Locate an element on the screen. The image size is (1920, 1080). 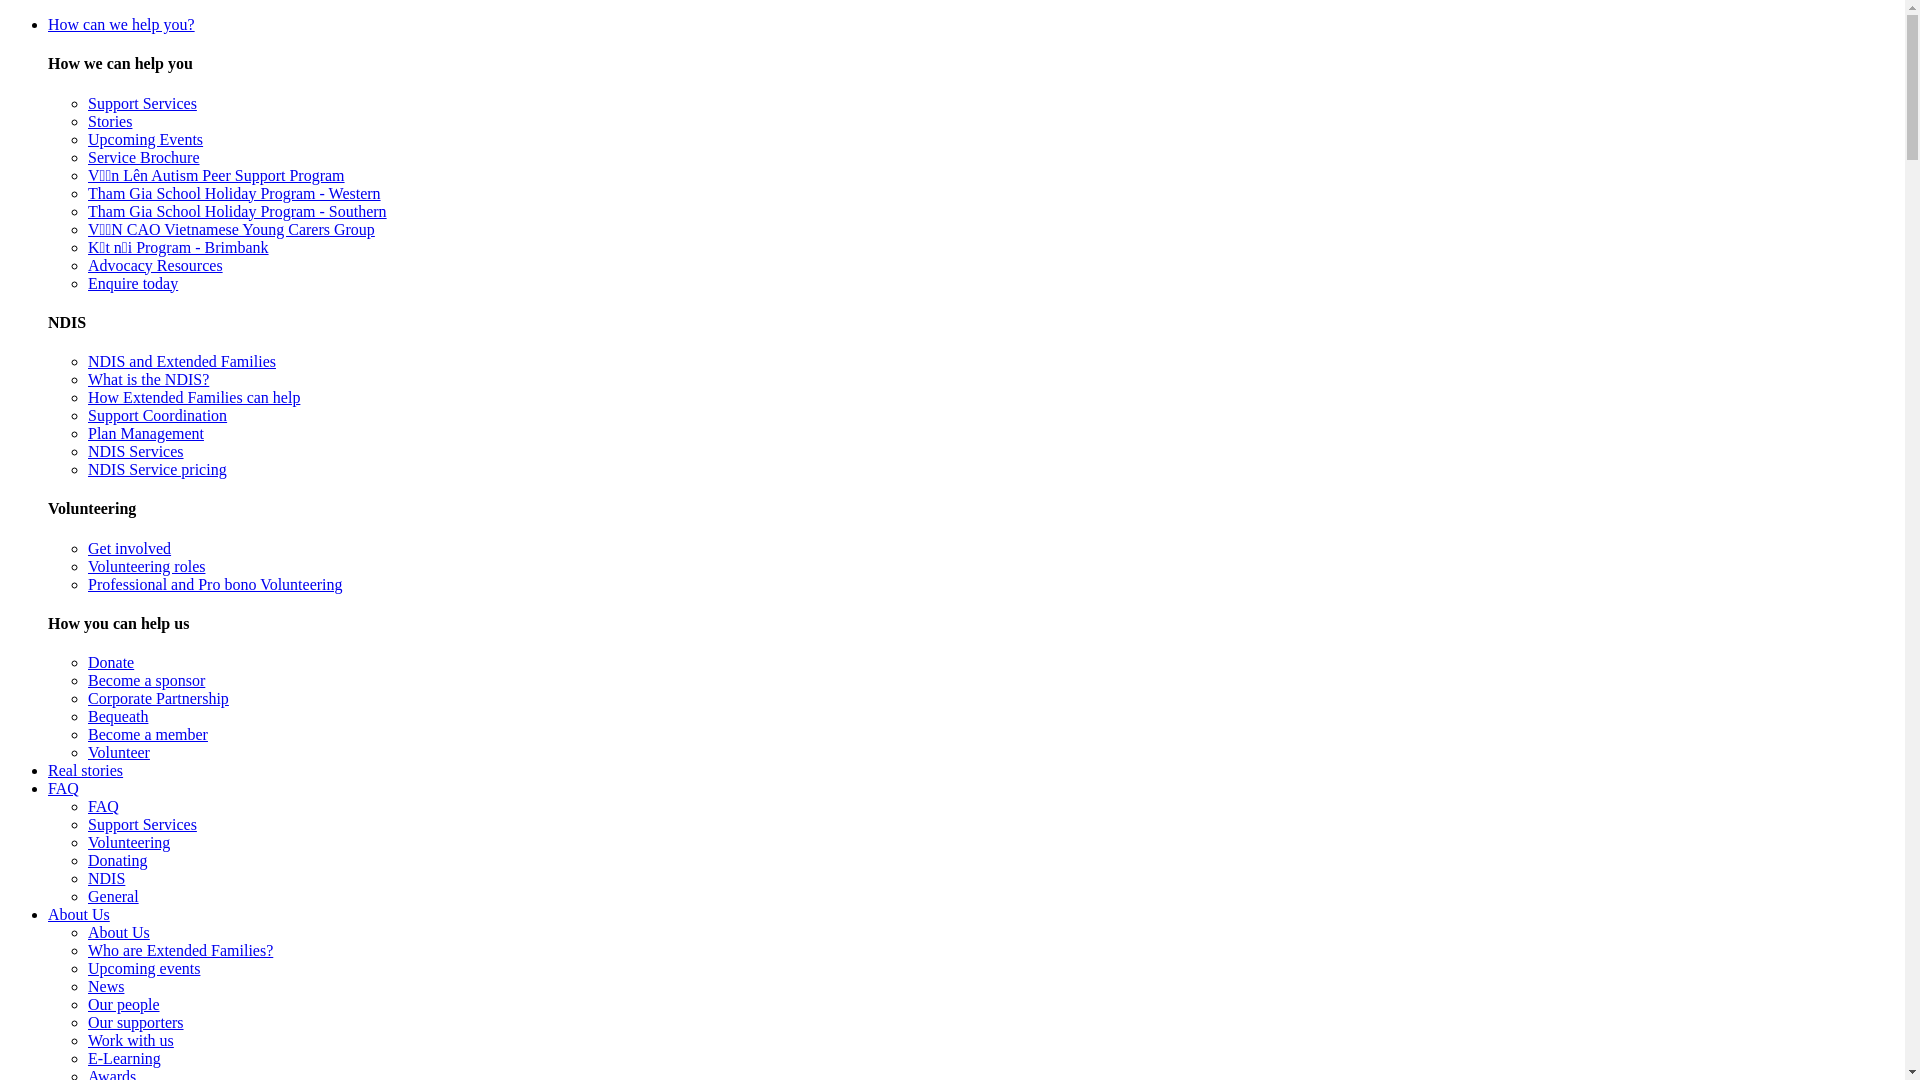
'Support Services' is located at coordinates (141, 103).